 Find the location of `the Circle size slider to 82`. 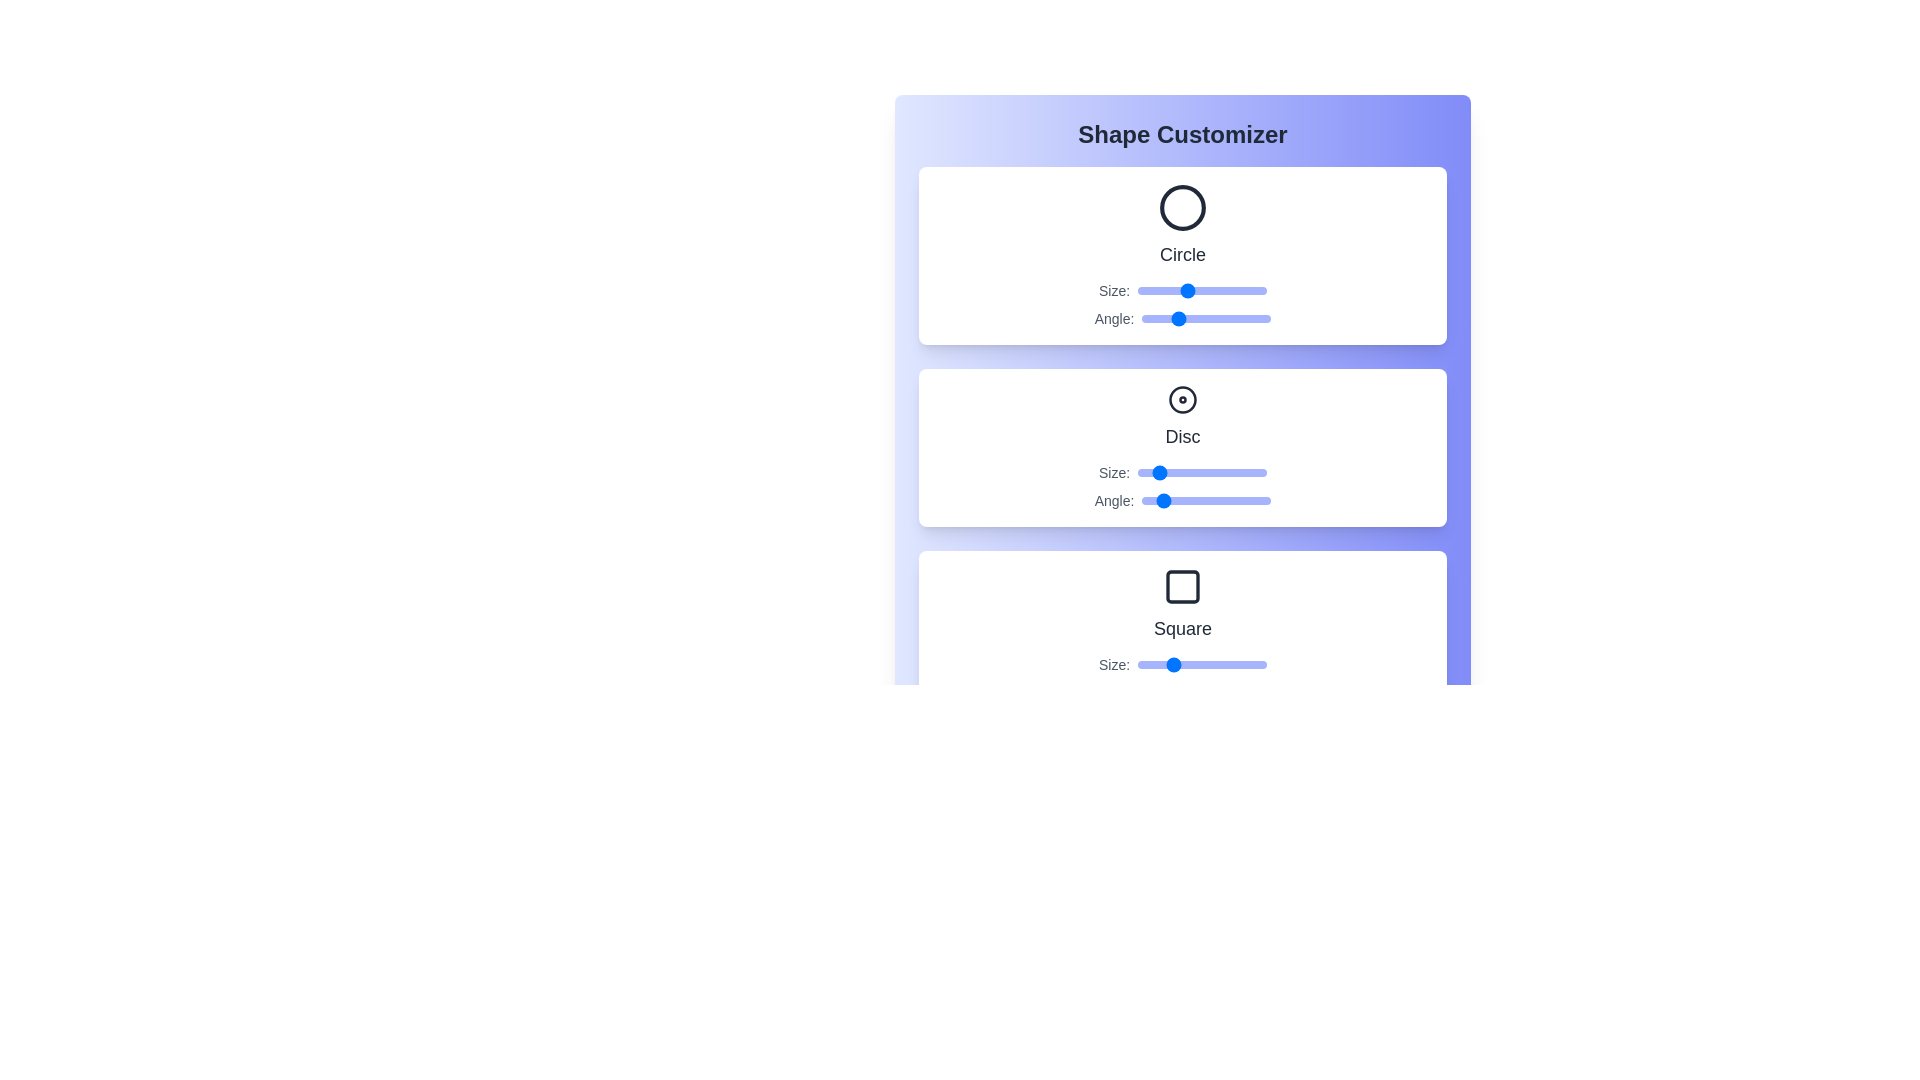

the Circle size slider to 82 is located at coordinates (1237, 290).